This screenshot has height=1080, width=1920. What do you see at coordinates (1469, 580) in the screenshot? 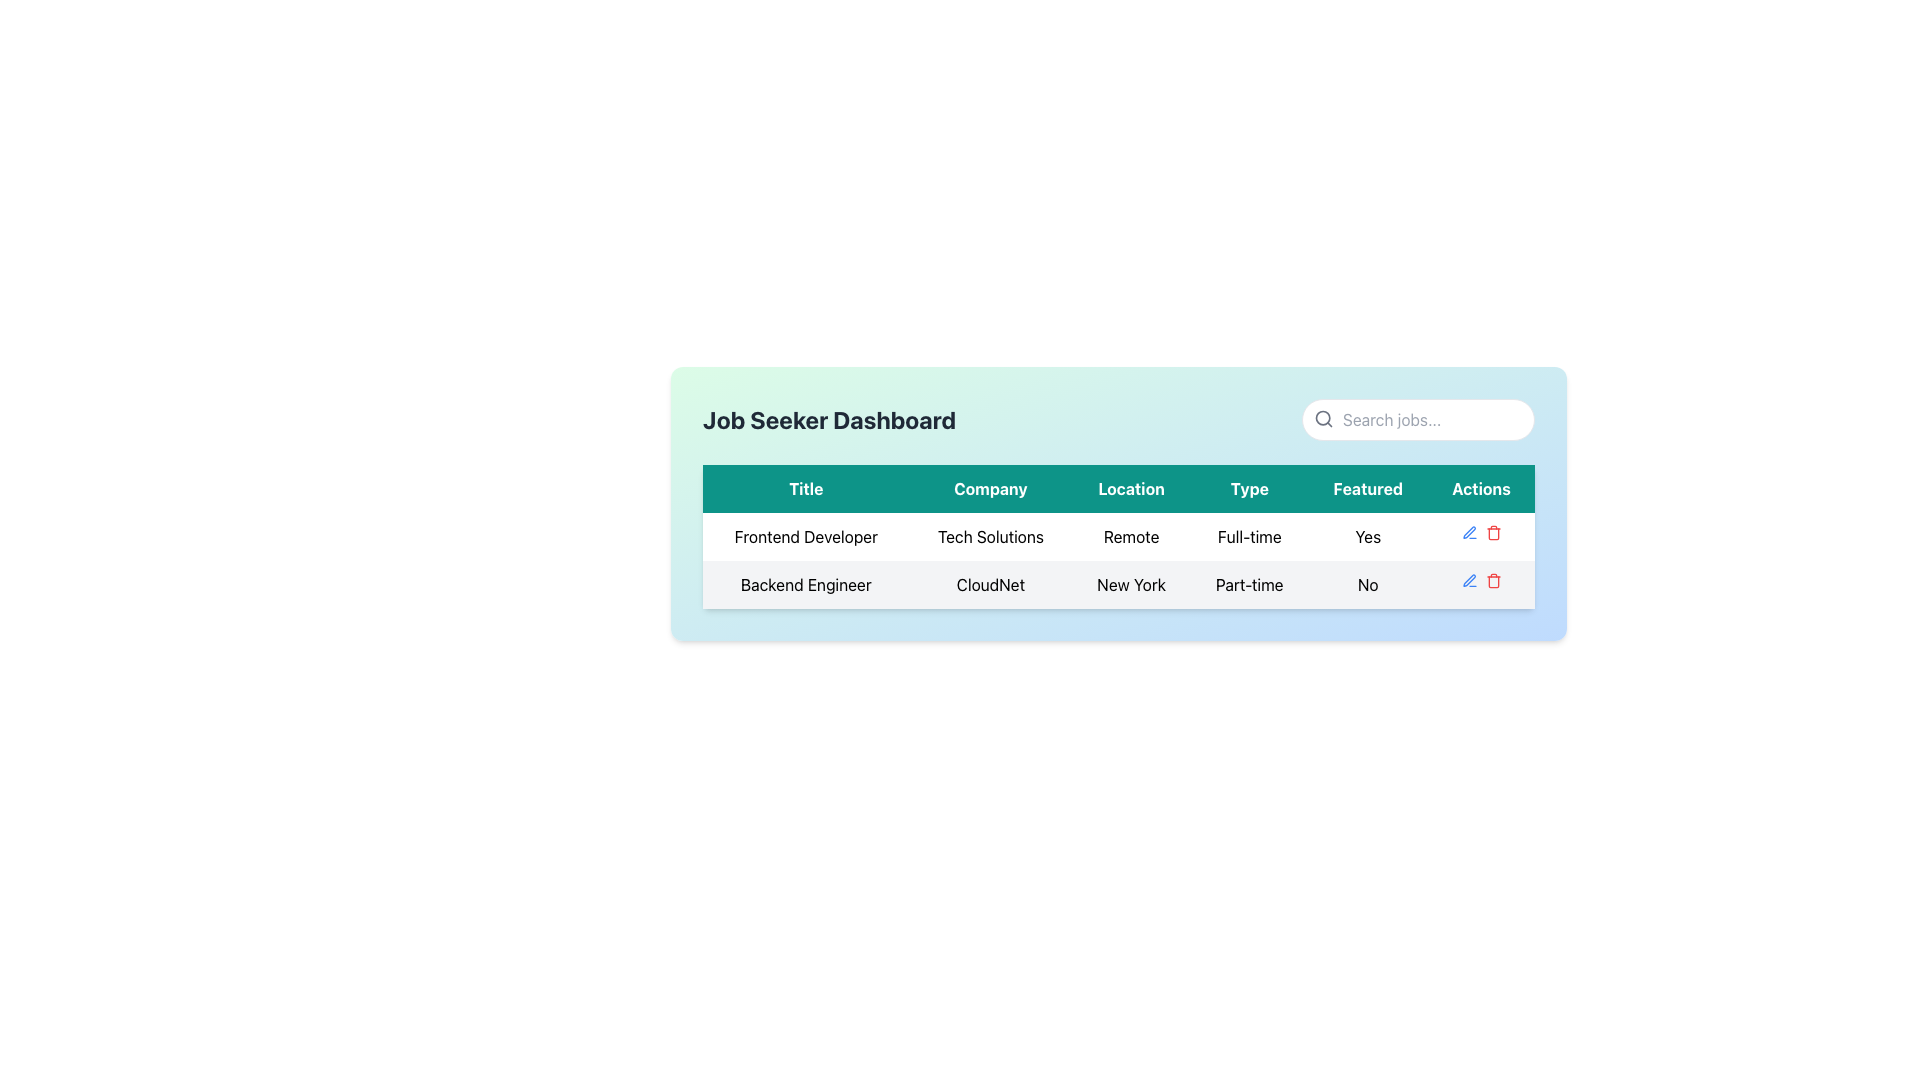
I see `the edit icon located in the actions column of the second row of the data table` at bounding box center [1469, 580].